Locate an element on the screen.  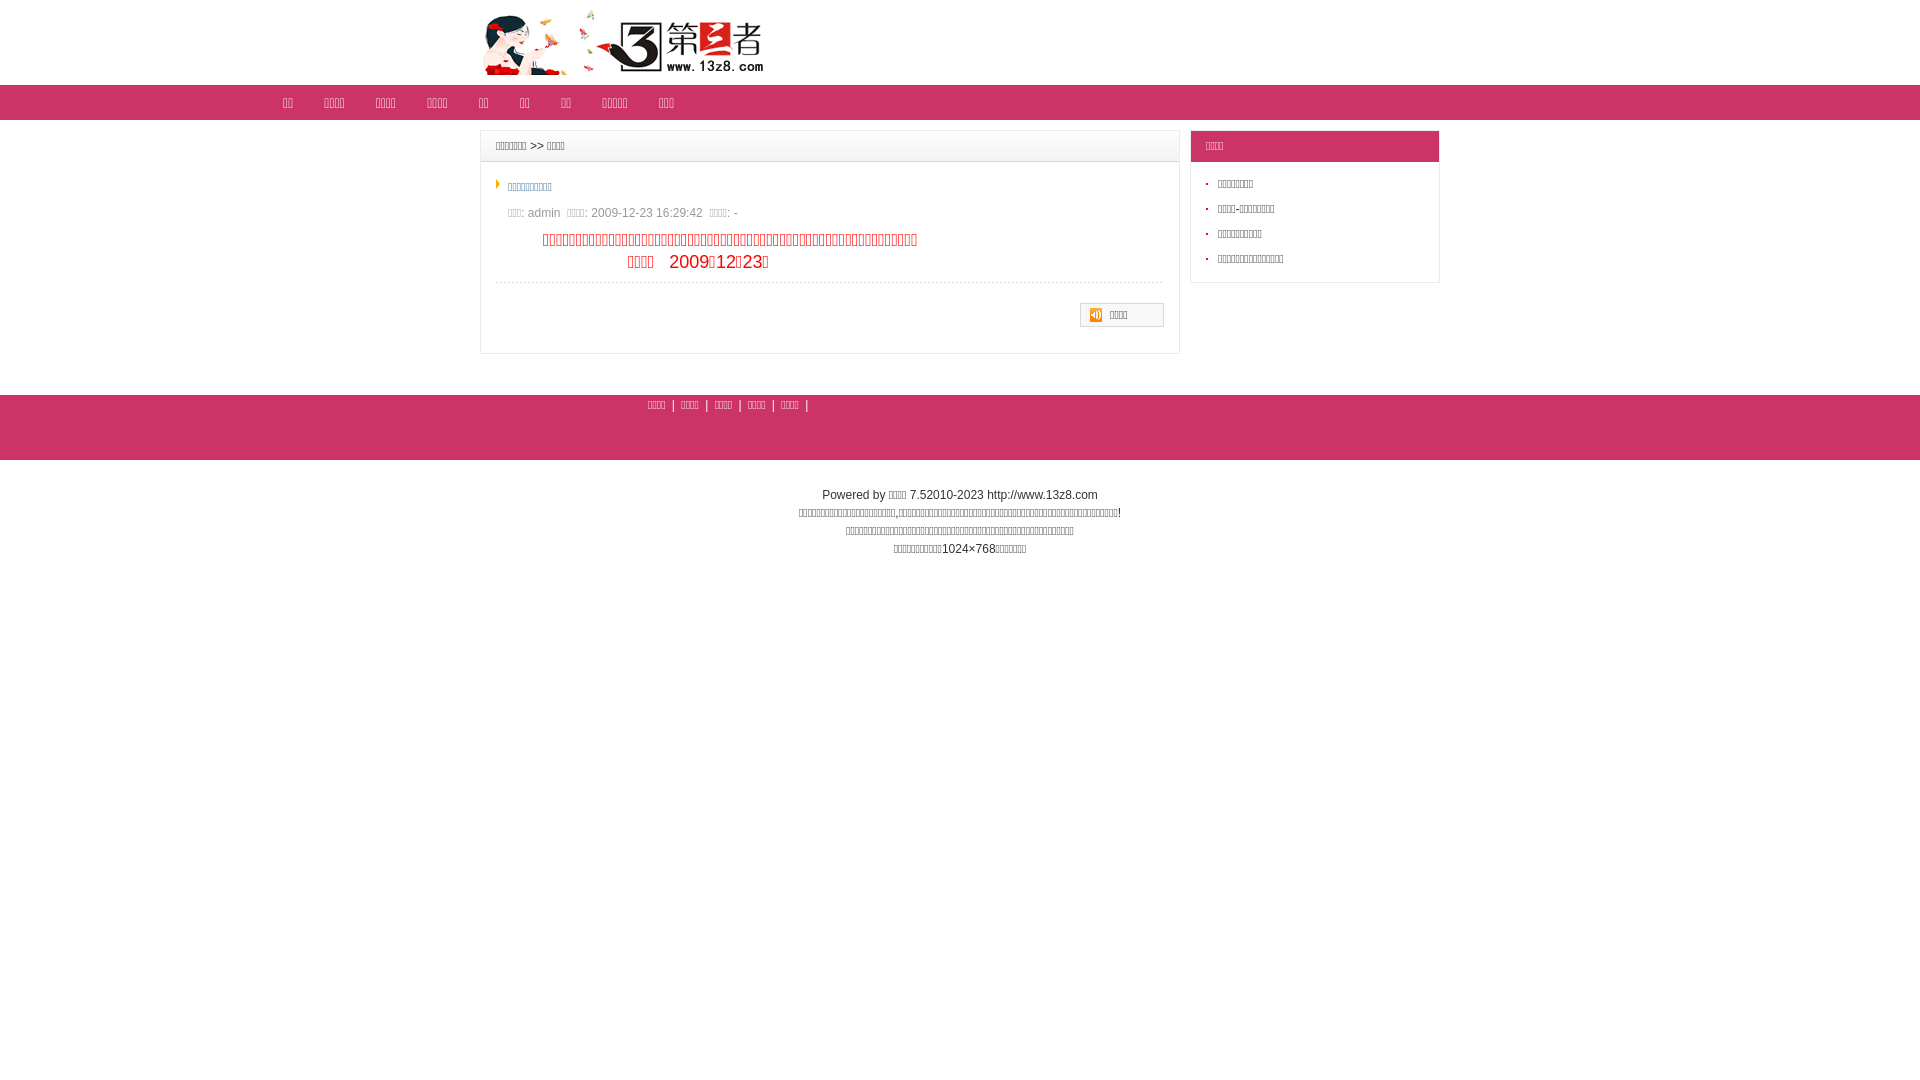
'http://www.13z8.com' is located at coordinates (987, 494).